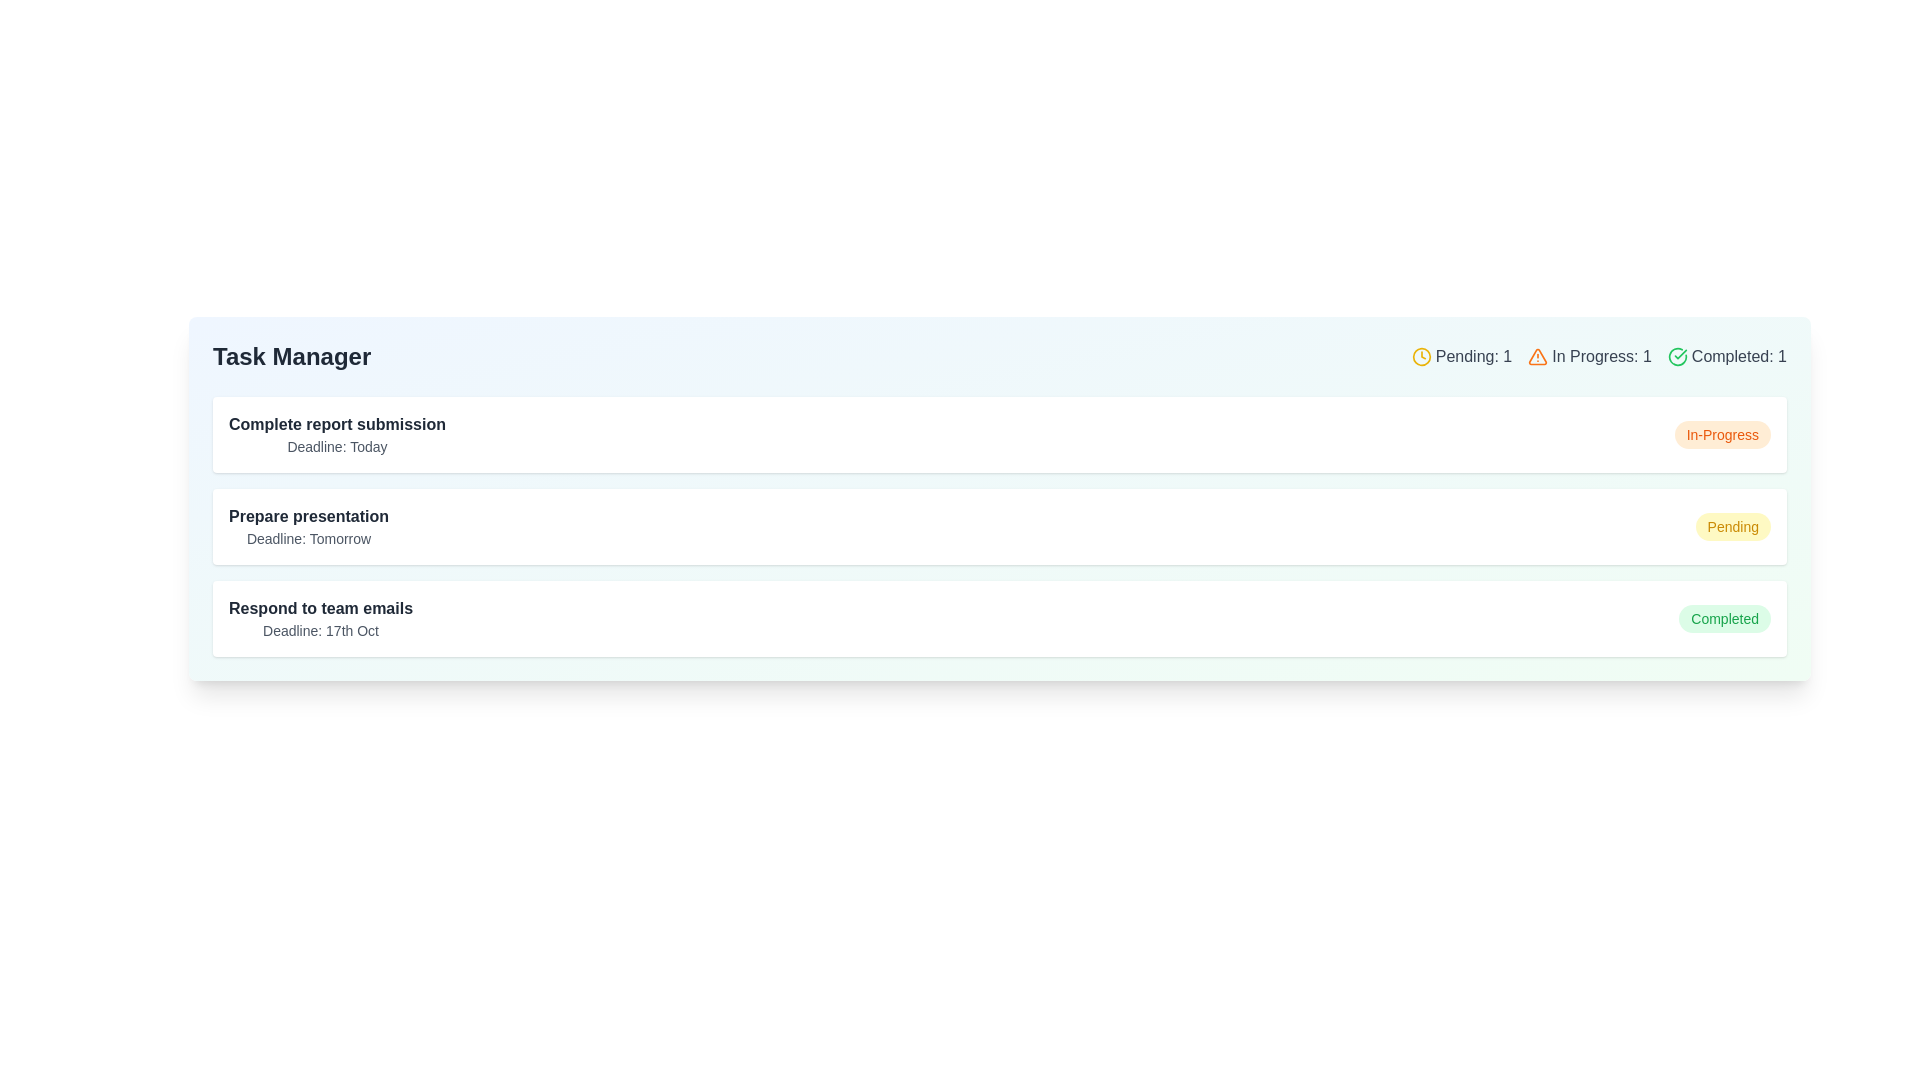 The width and height of the screenshot is (1920, 1080). I want to click on the Status Indicator Cluster, which includes three status indicators: a yellow clock icon labeled 'Pending: 1', an orange triangle icon labeled 'In Progress: 1', and a green checkmark icon labeled 'Completed: 1', so click(1598, 356).